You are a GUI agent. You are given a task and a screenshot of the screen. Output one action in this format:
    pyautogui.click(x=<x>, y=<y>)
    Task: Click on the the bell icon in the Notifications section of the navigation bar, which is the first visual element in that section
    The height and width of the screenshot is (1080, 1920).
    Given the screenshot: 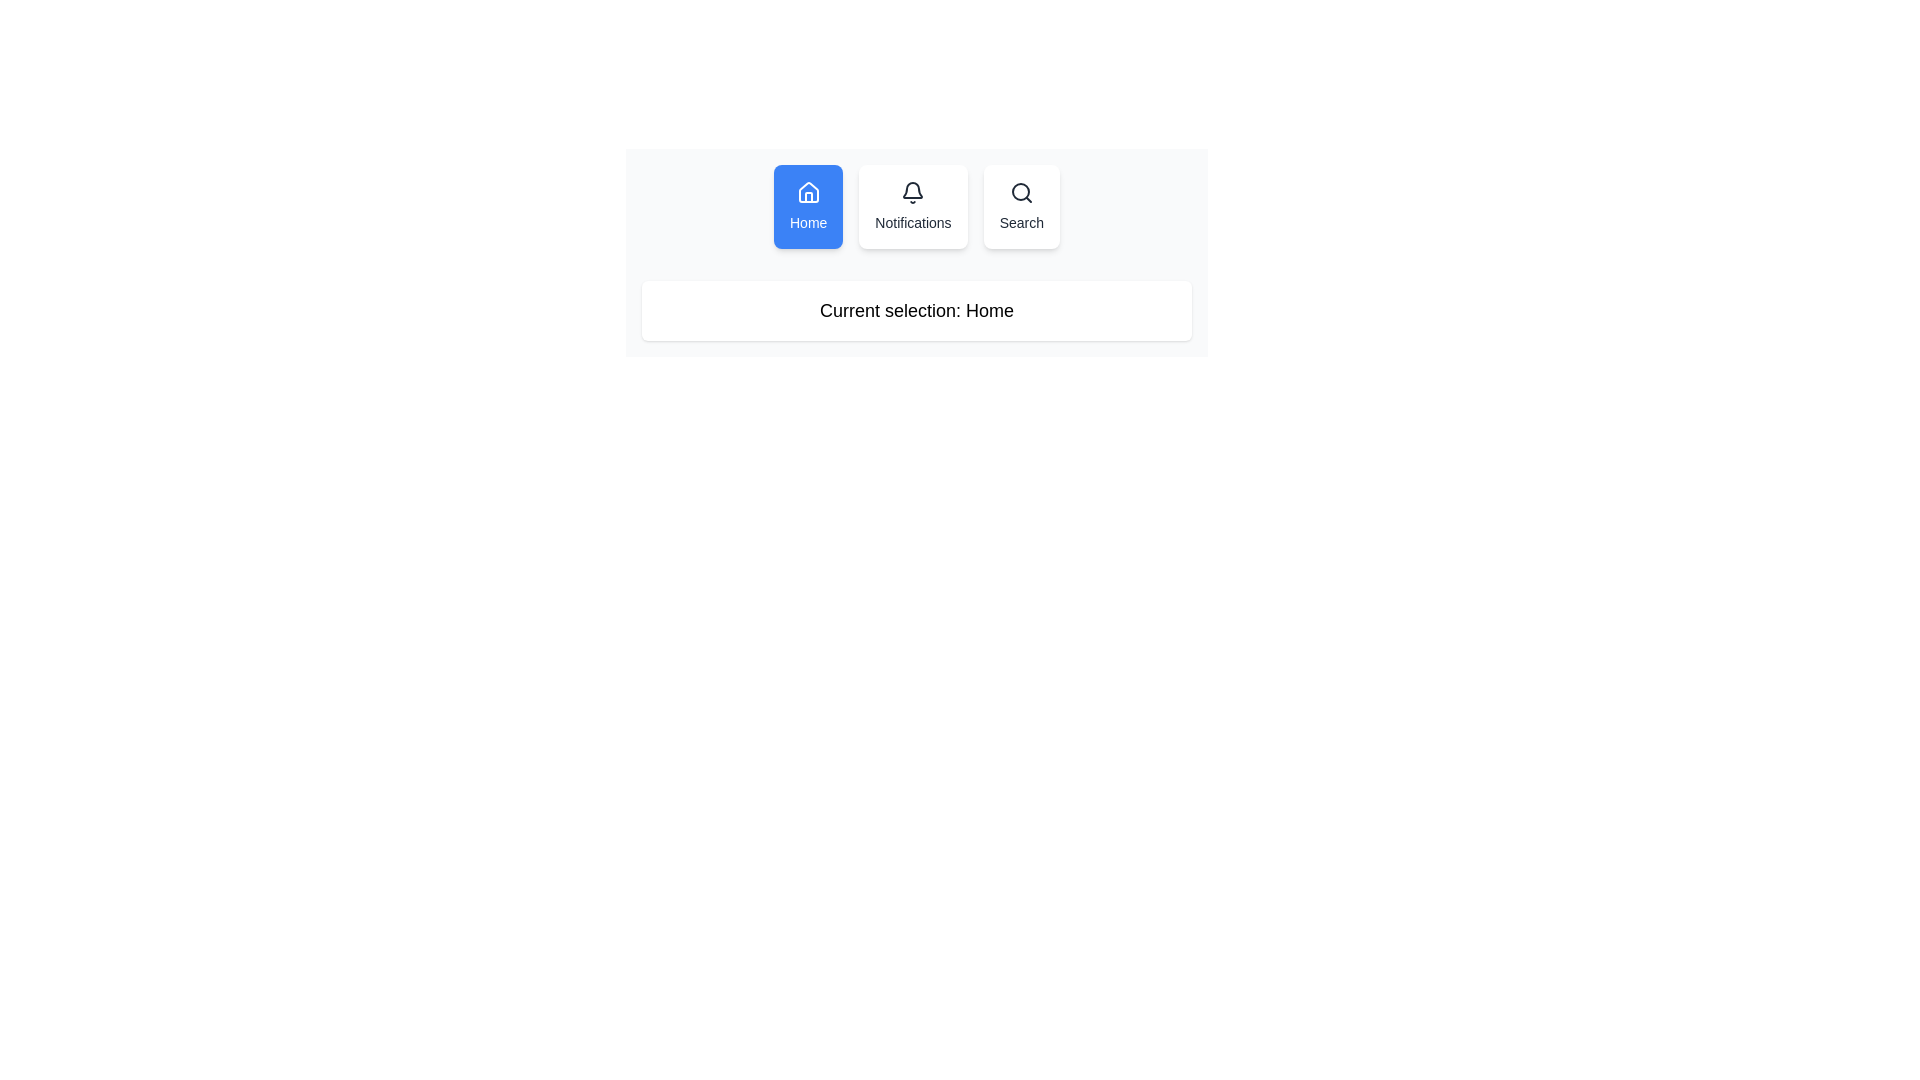 What is the action you would take?
    pyautogui.click(x=912, y=192)
    